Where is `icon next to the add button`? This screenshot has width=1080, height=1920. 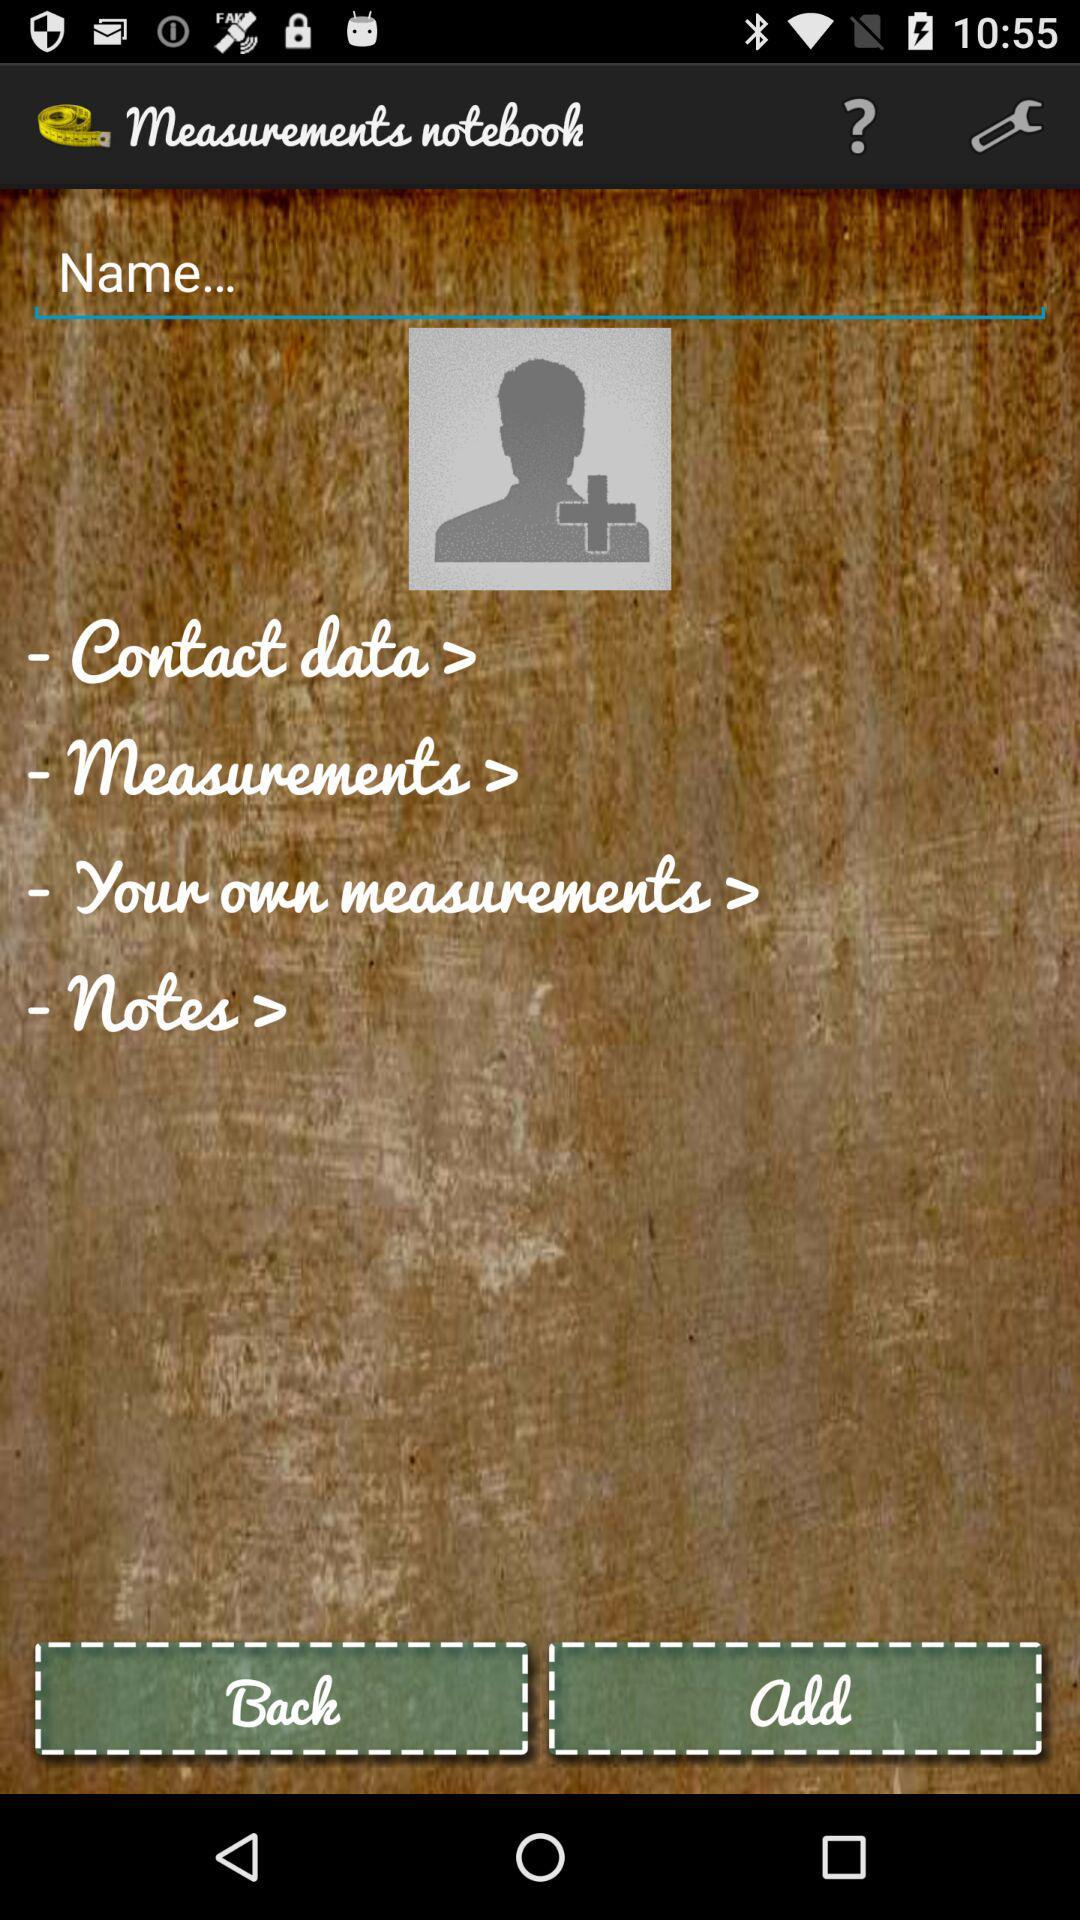
icon next to the add button is located at coordinates (283, 1701).